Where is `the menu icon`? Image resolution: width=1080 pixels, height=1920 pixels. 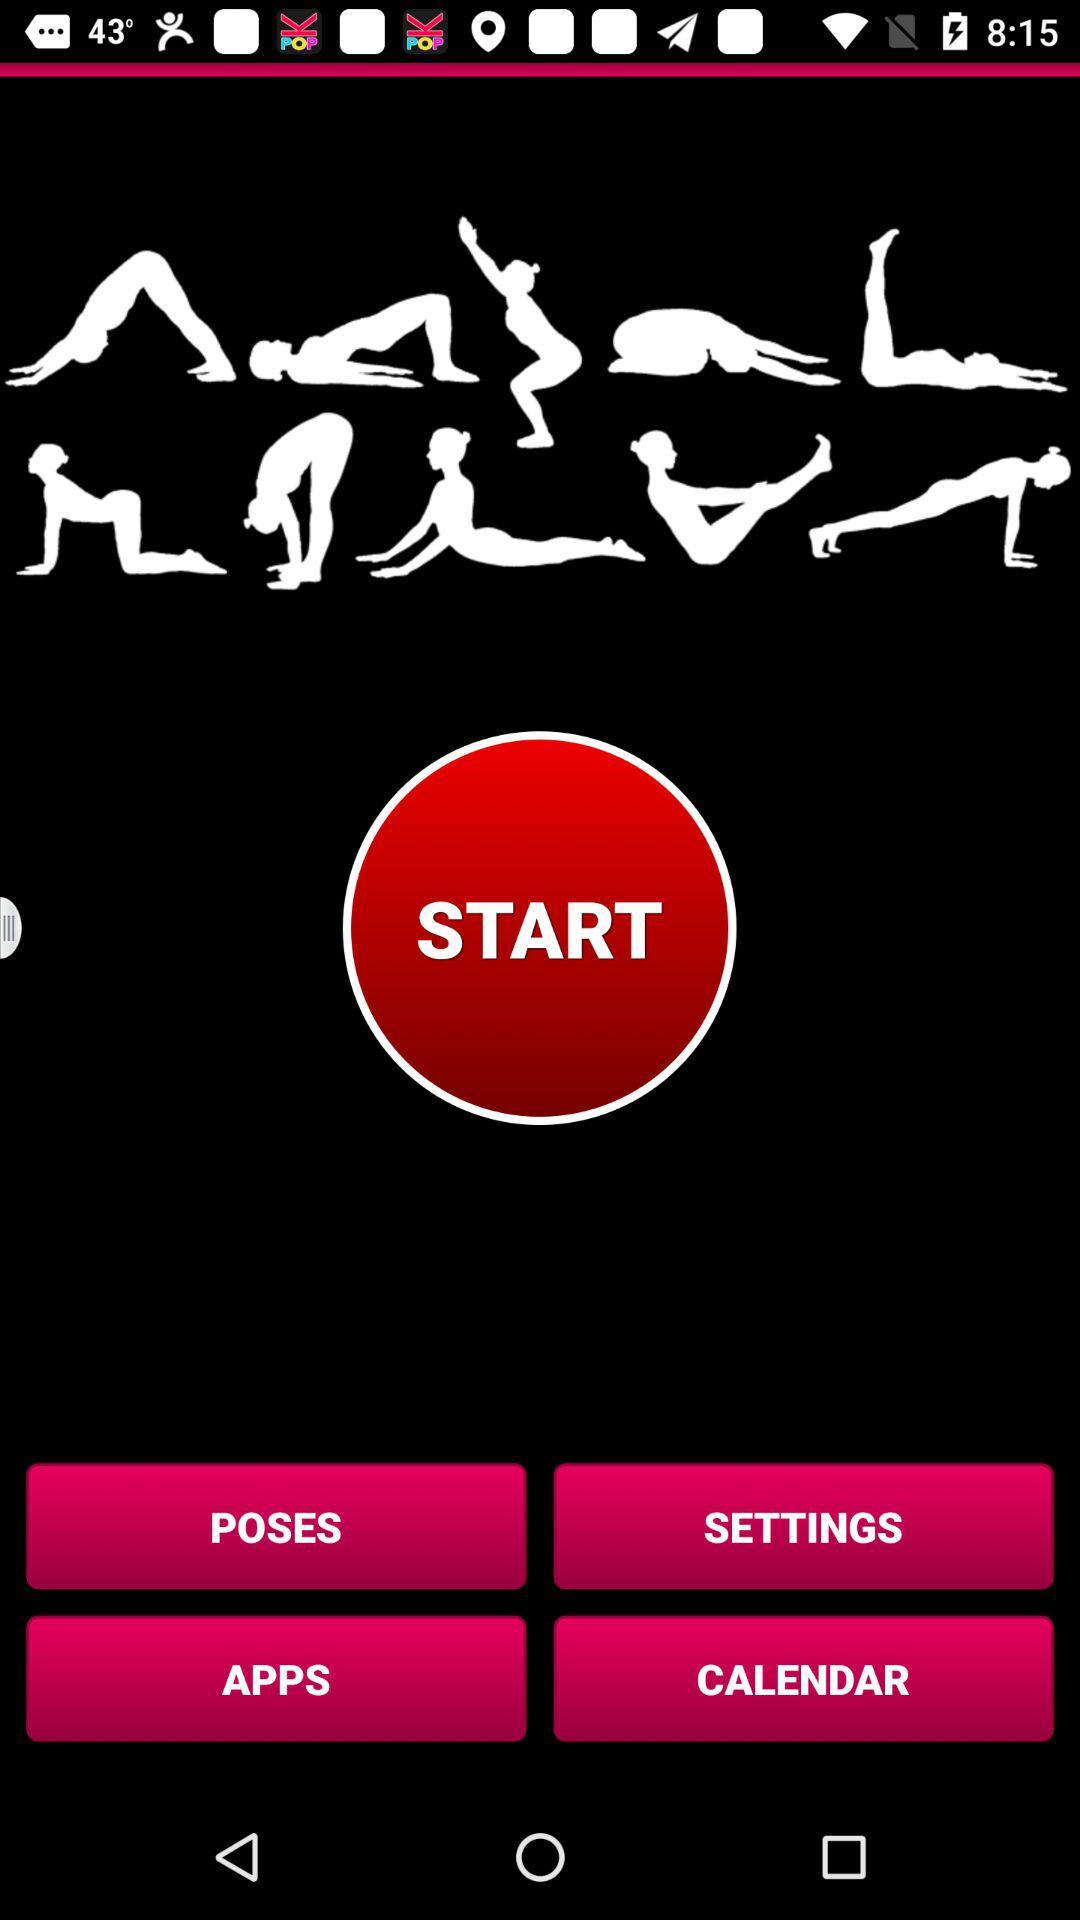
the menu icon is located at coordinates (23, 927).